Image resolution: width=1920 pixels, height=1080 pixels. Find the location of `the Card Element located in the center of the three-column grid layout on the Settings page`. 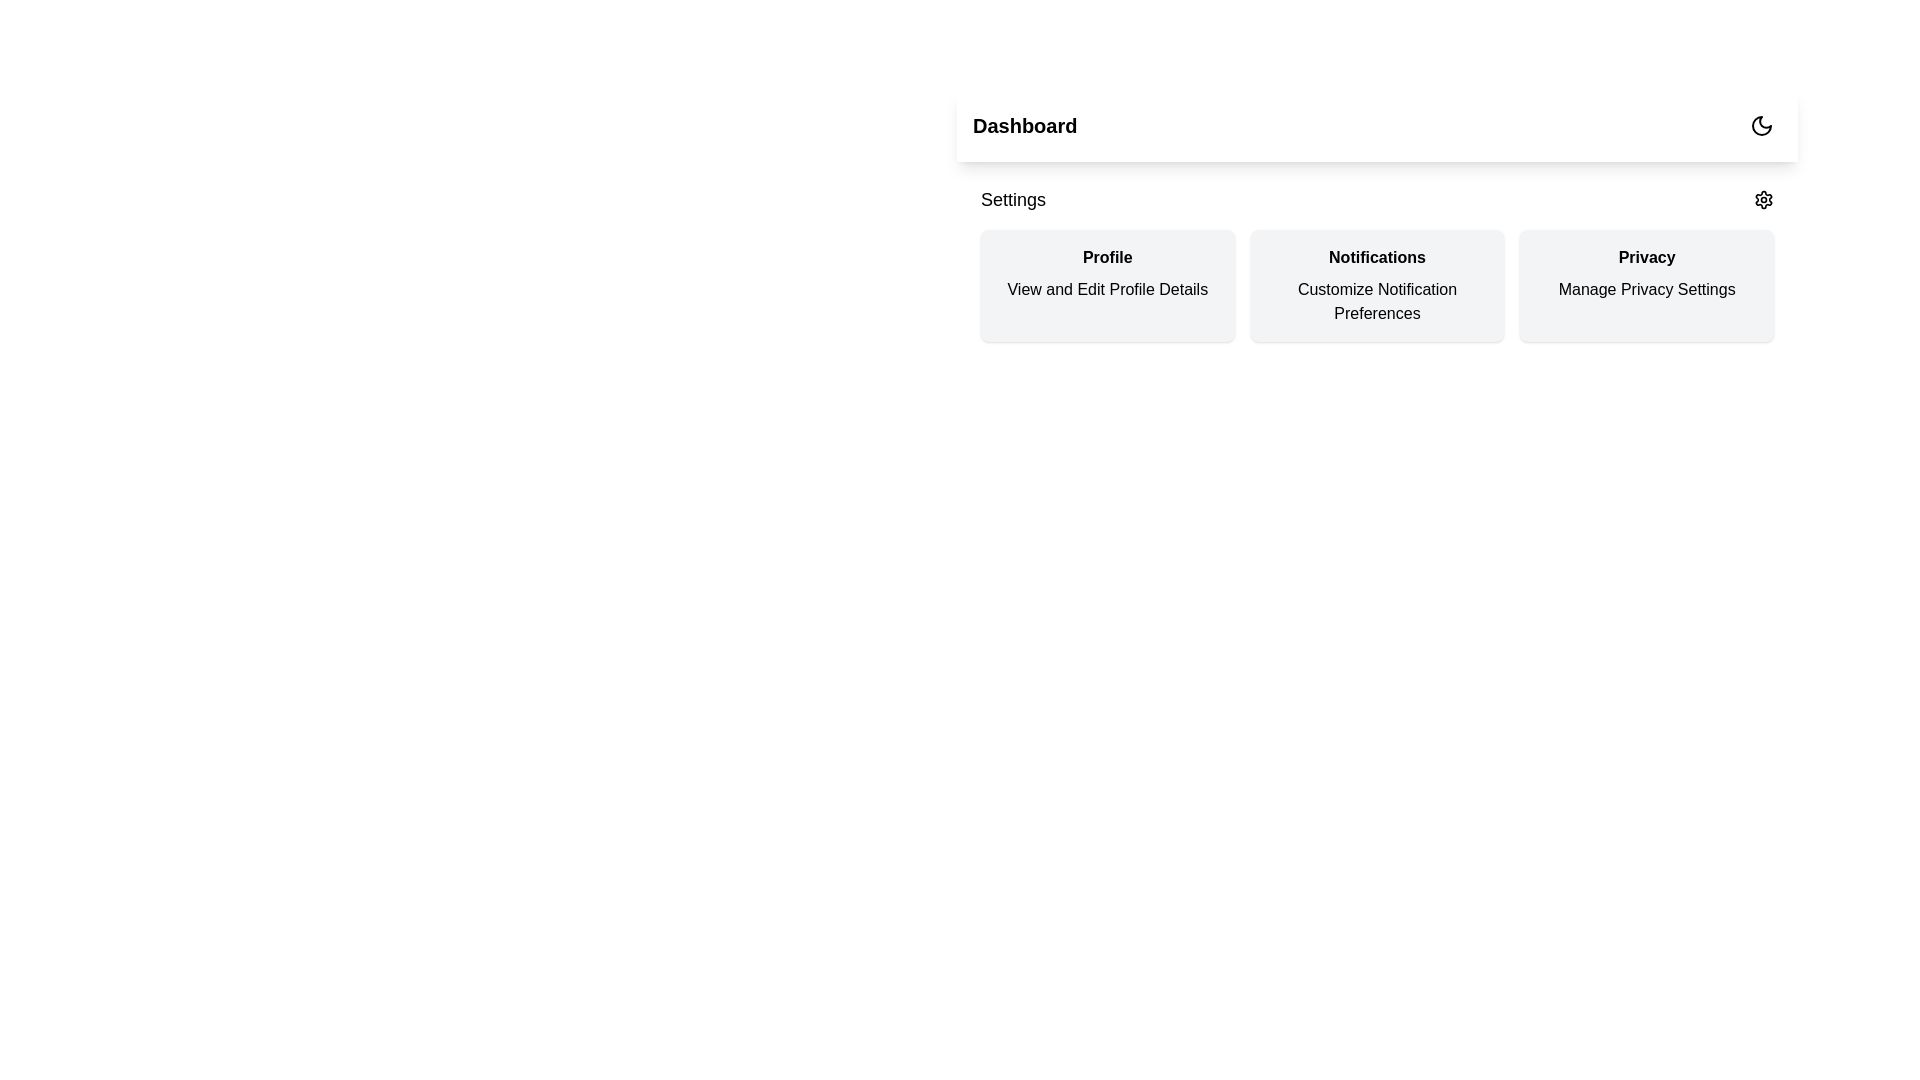

the Card Element located in the center of the three-column grid layout on the Settings page is located at coordinates (1376, 285).